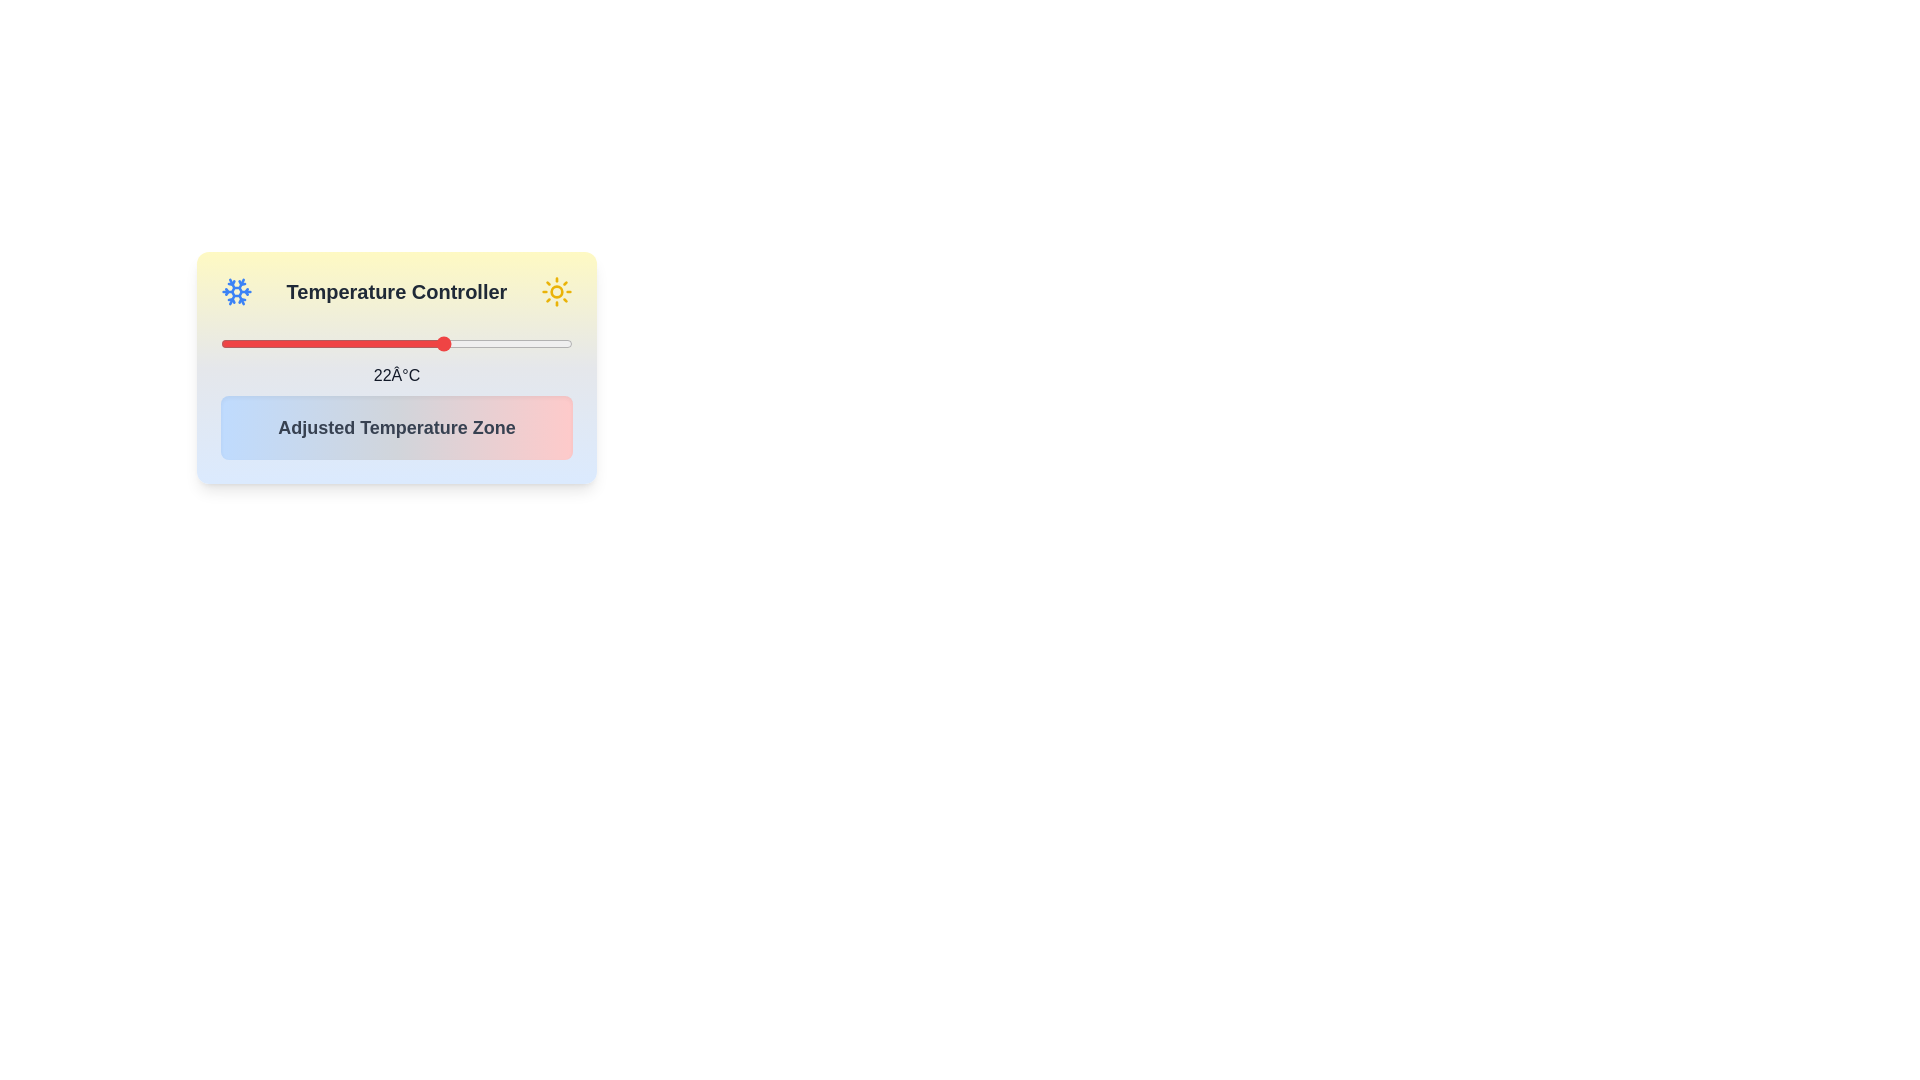 This screenshot has height=1080, width=1920. I want to click on the yellow circular shape at the center of the sun icon located at the top-right corner of the temperature controller interface, so click(556, 292).